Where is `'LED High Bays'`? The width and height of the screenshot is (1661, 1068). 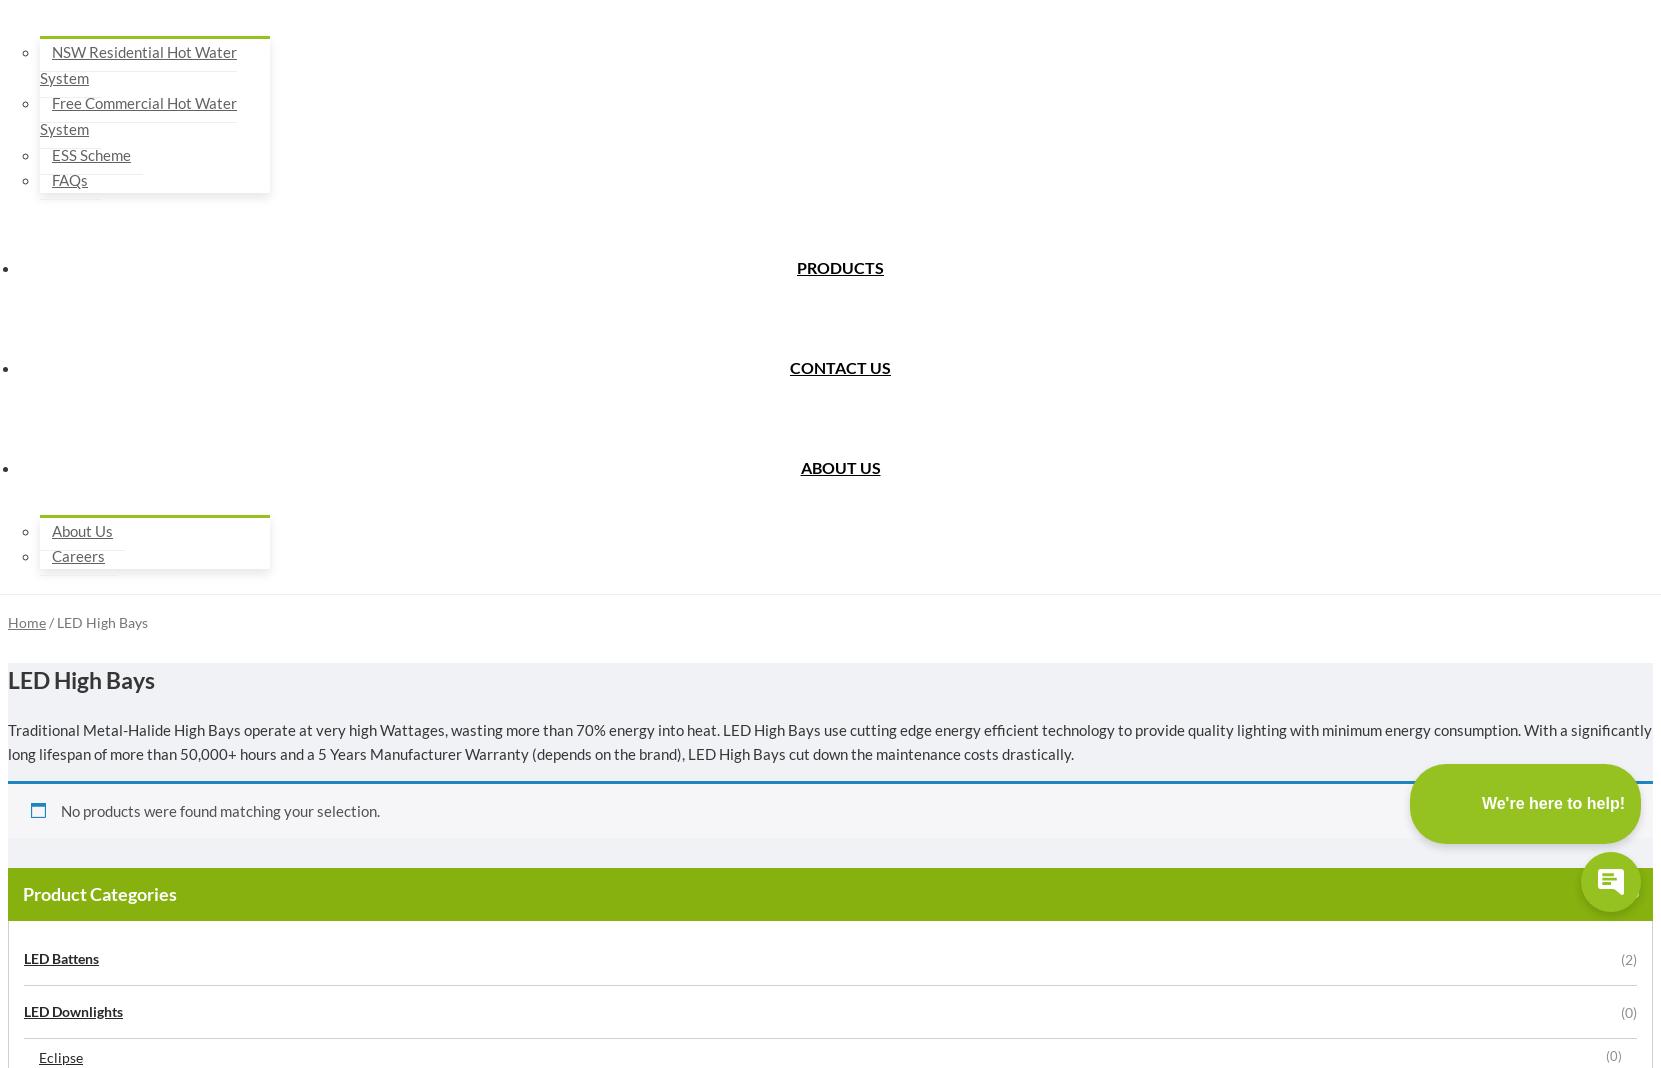 'LED High Bays' is located at coordinates (80, 680).